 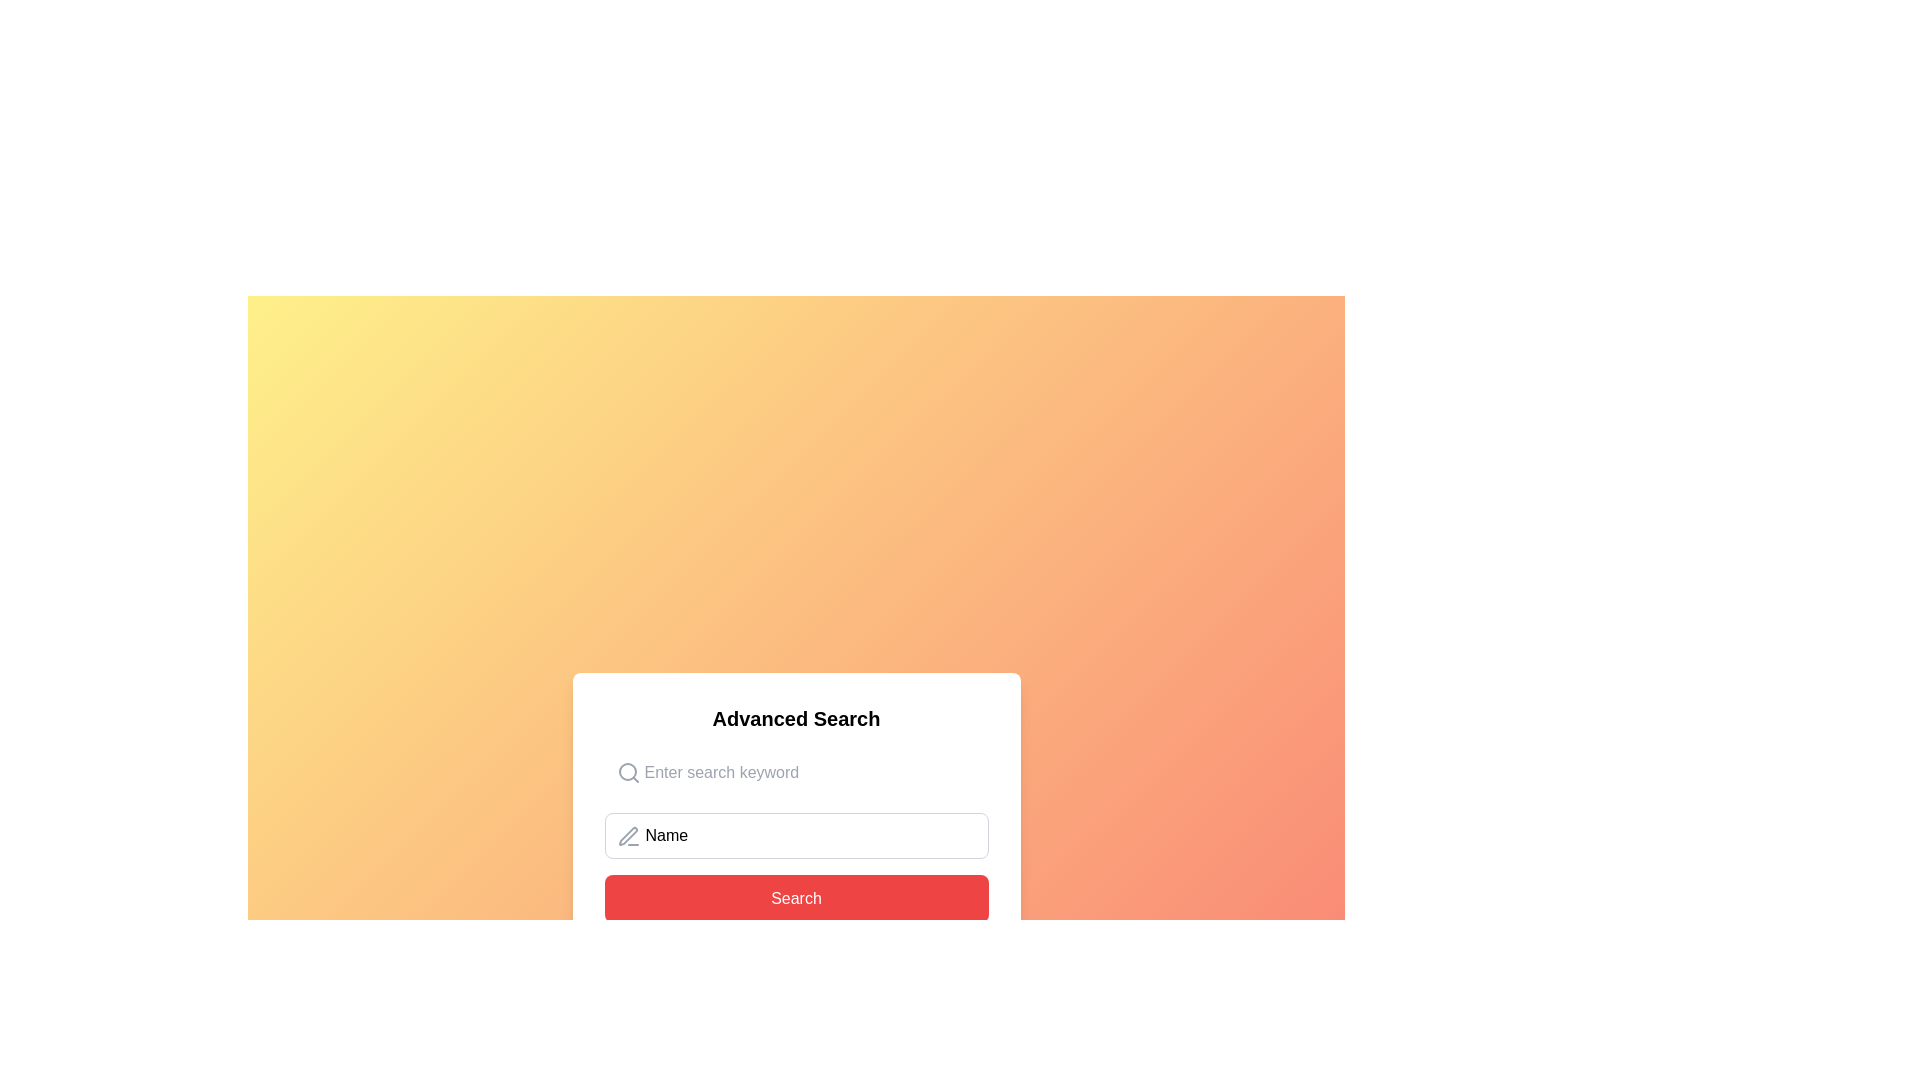 I want to click on the text input field used for entering keywords or search terms, so click(x=795, y=771).